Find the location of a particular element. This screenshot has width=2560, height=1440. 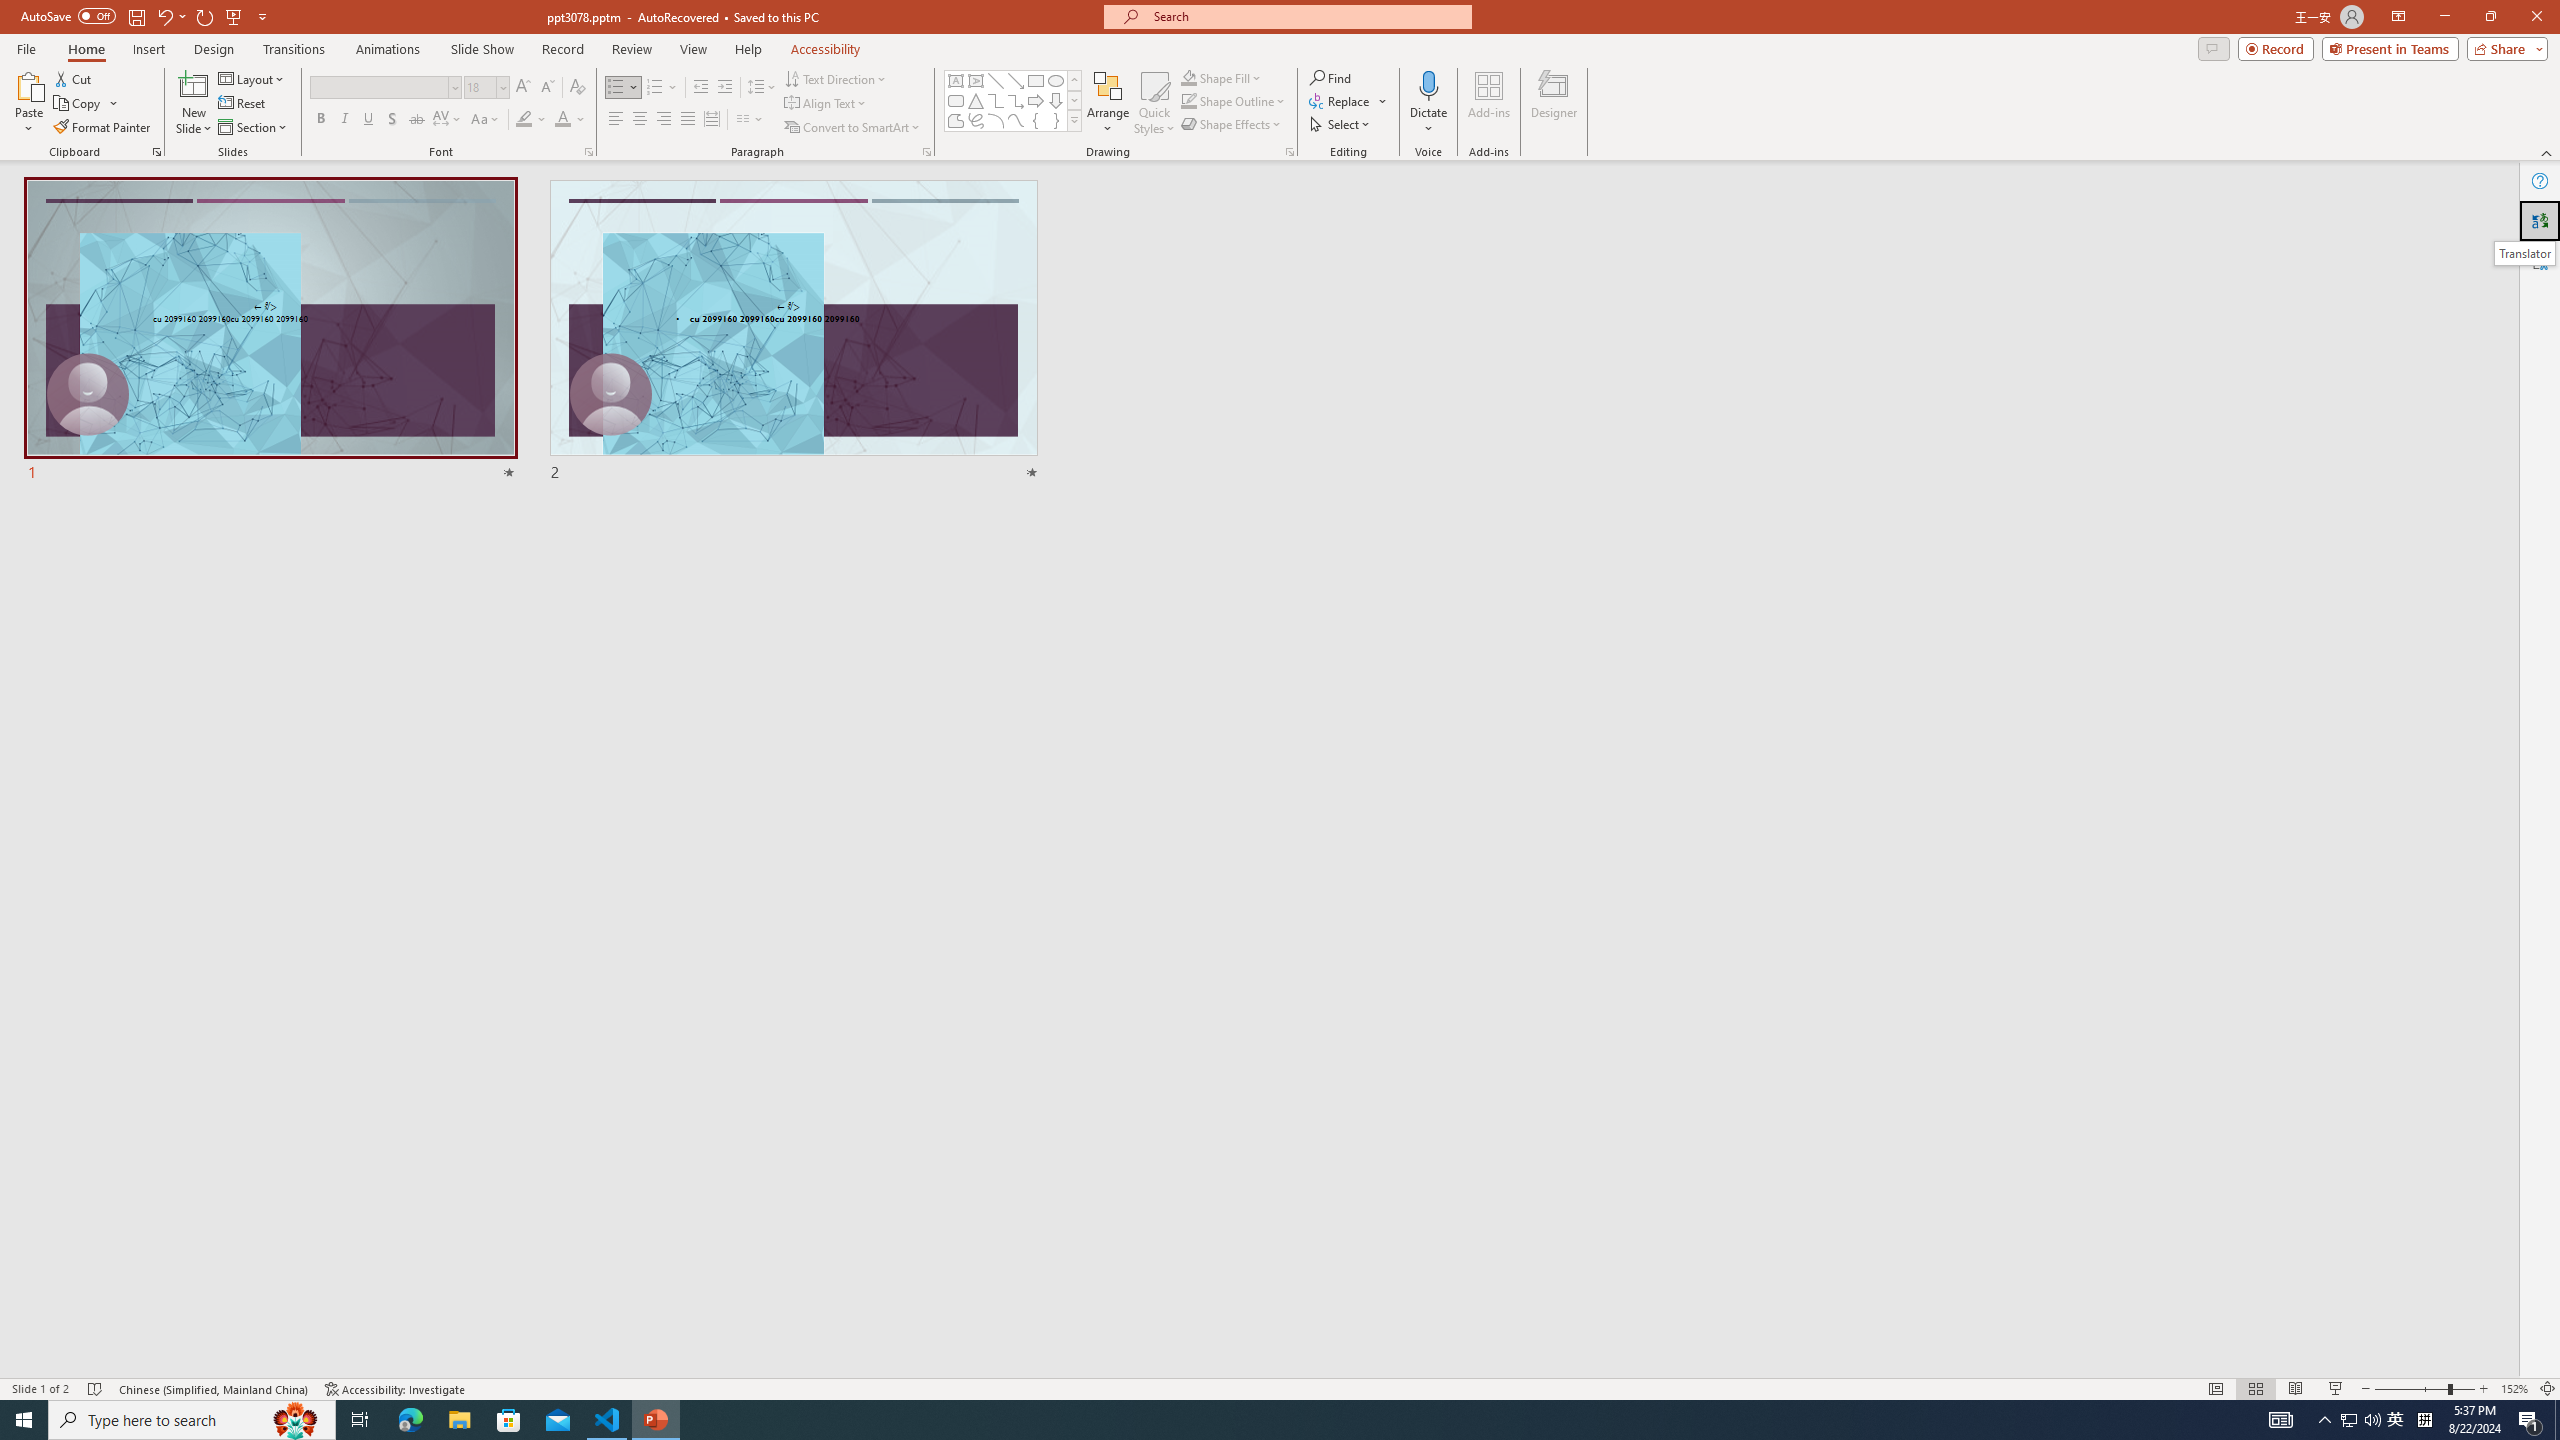

'Left Brace' is located at coordinates (1035, 119).